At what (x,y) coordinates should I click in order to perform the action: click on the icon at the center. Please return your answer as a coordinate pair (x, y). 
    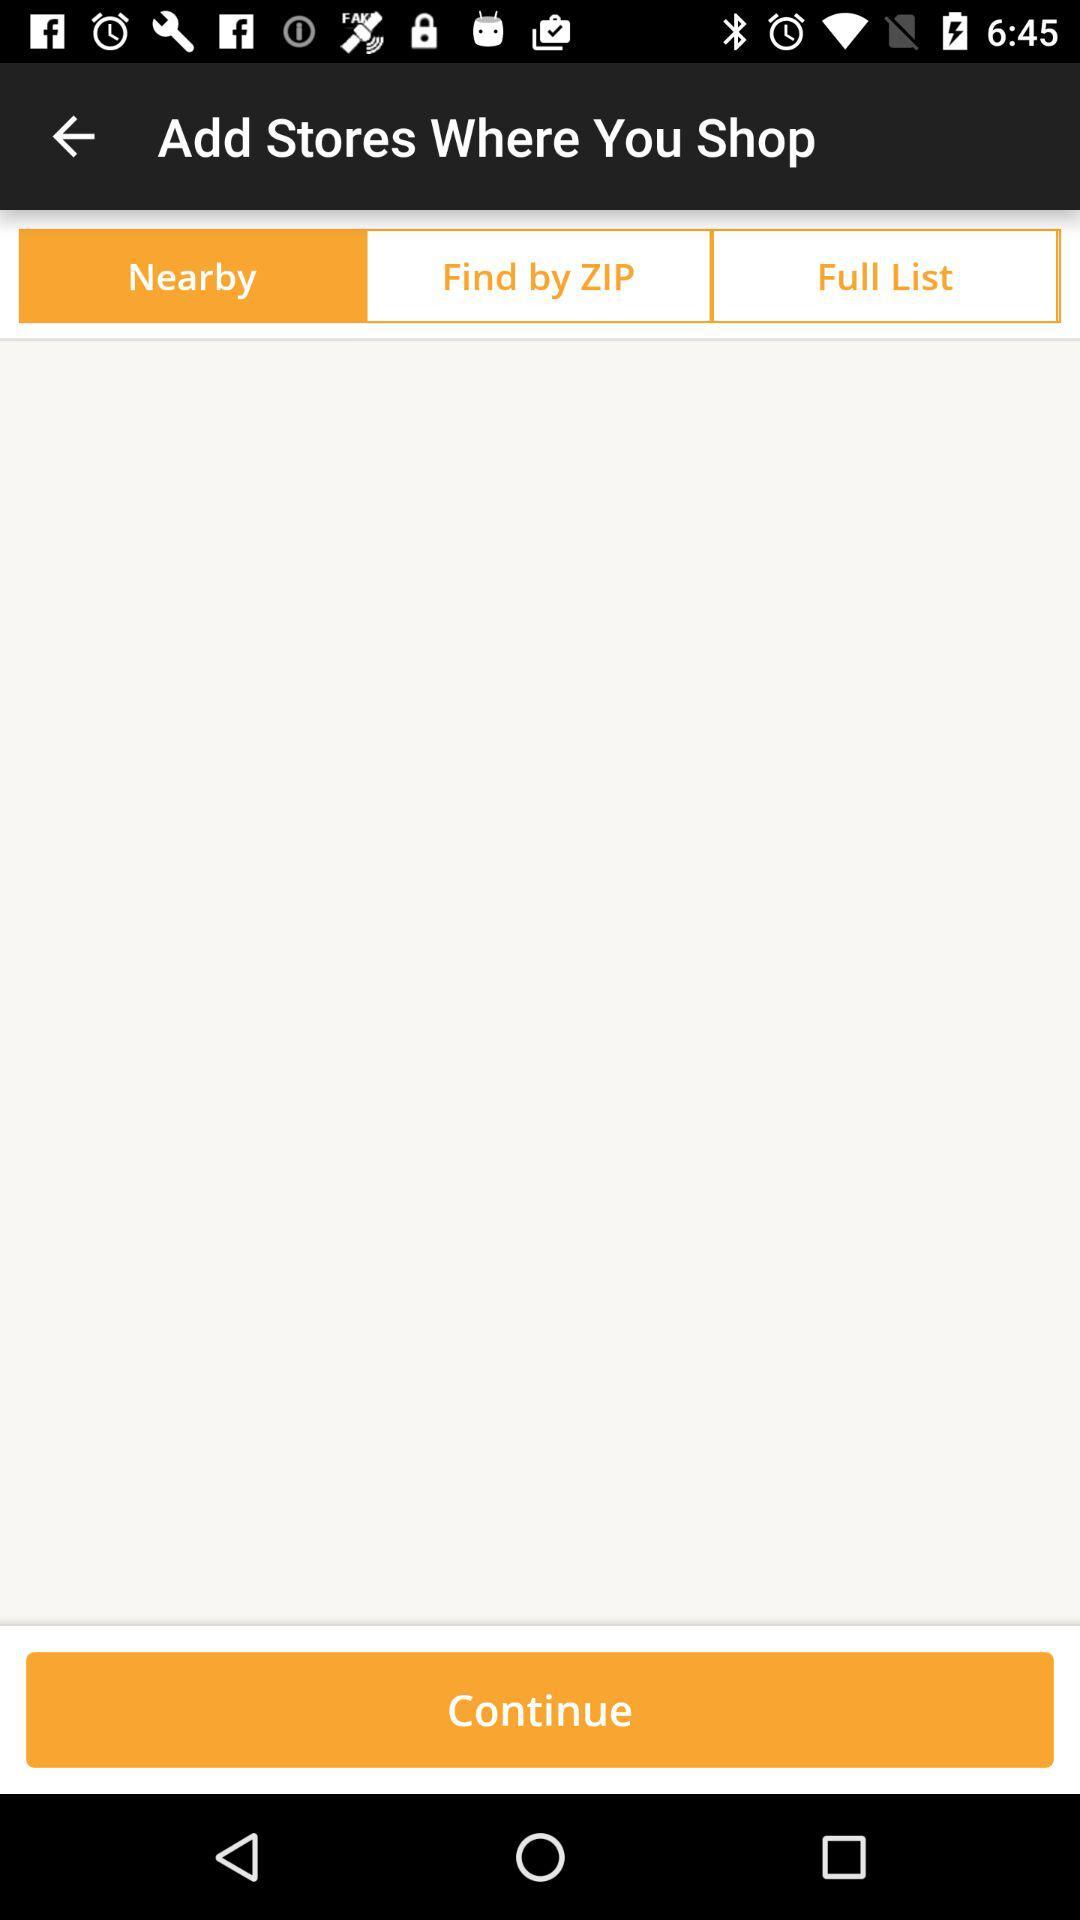
    Looking at the image, I should click on (540, 983).